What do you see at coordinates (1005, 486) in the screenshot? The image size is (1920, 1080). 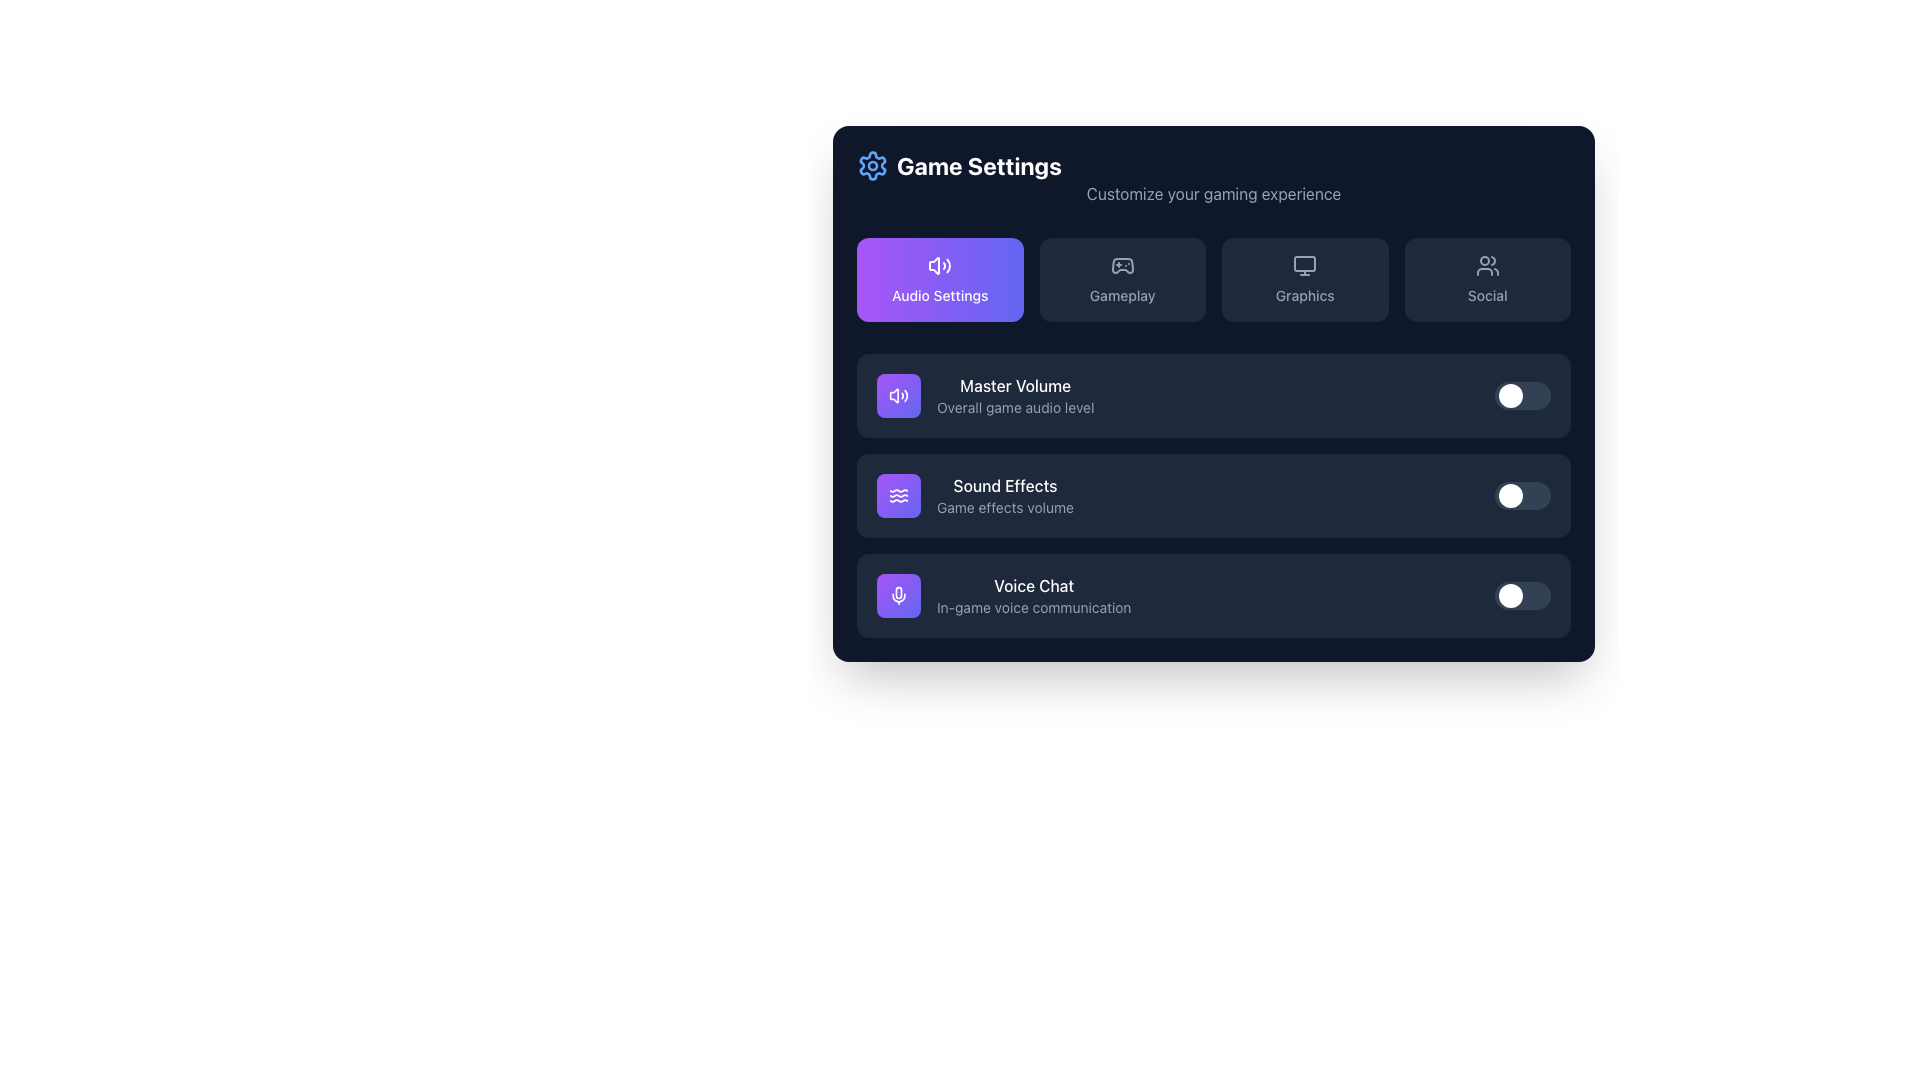 I see `the label indicating 'Sound Effects Volume'` at bounding box center [1005, 486].